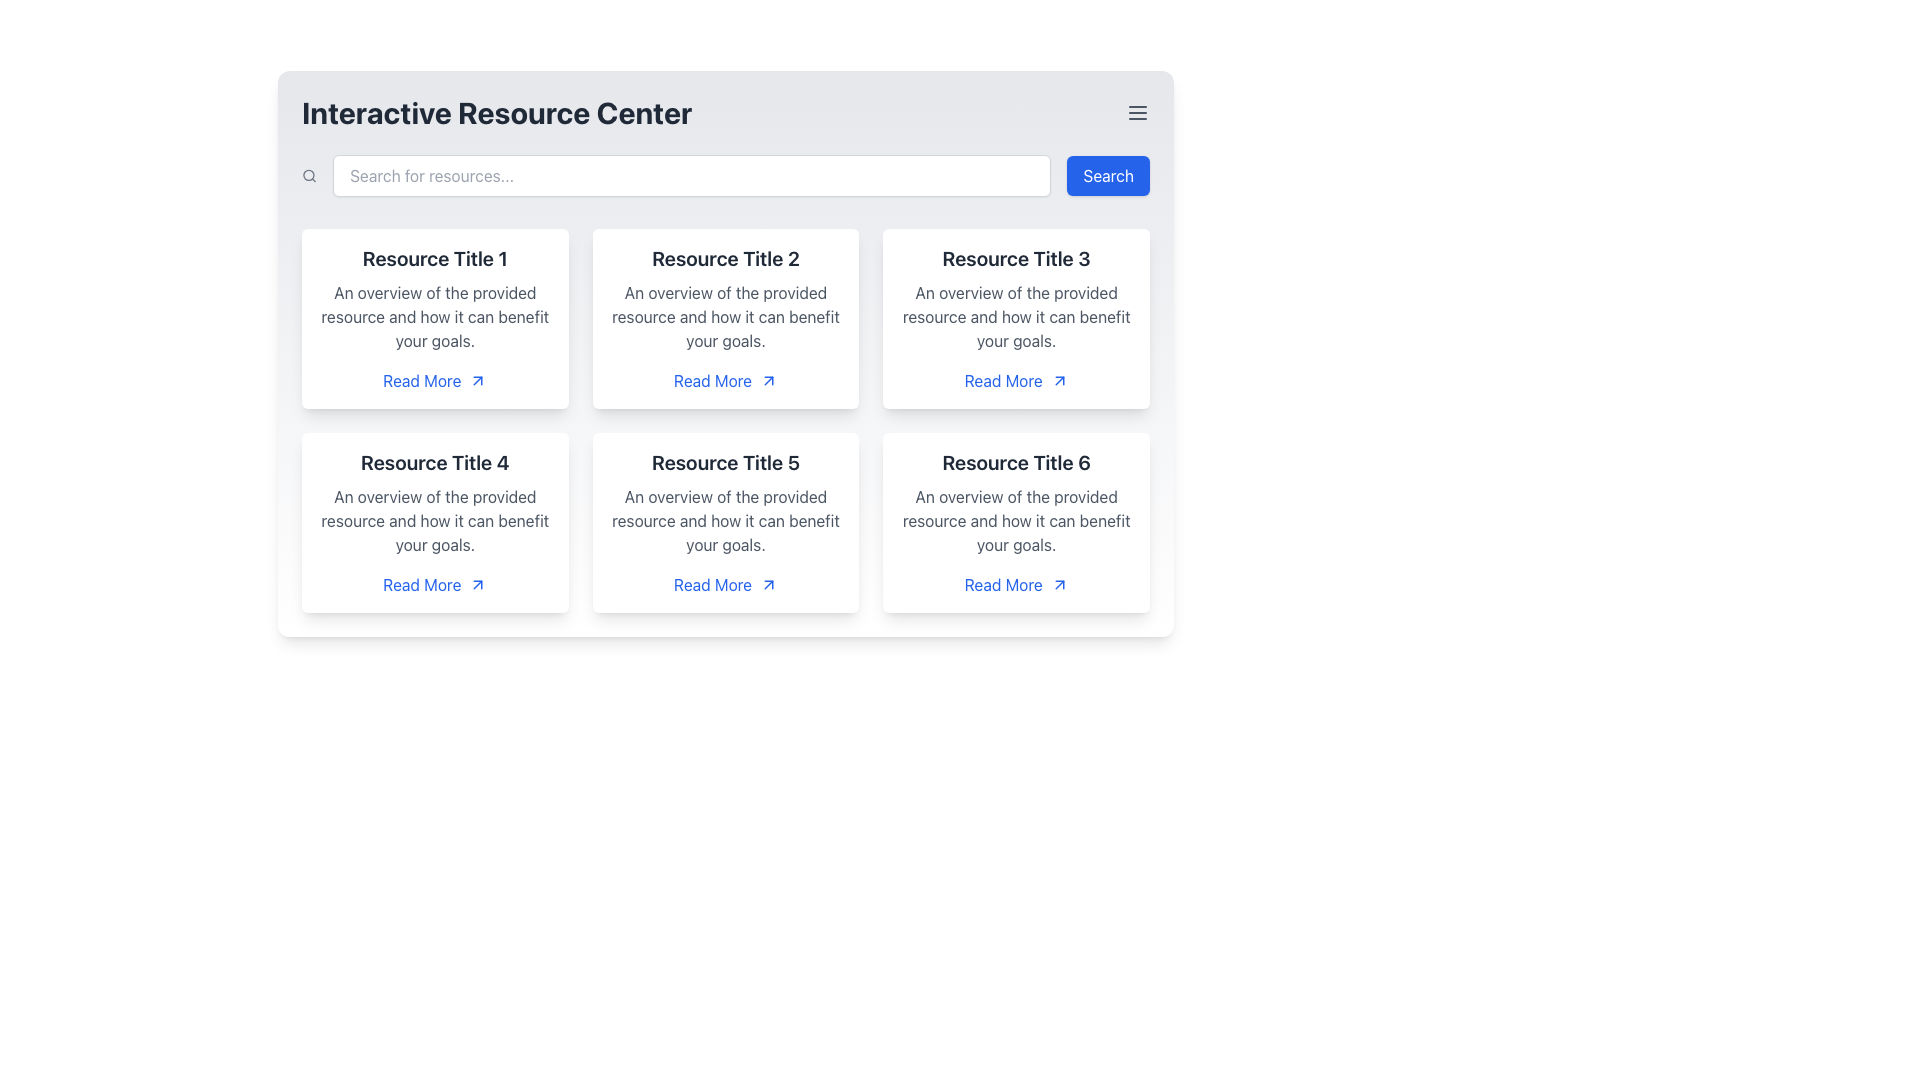  I want to click on the link located in the bottom section of the card titled 'Resource Title 4', so click(434, 585).